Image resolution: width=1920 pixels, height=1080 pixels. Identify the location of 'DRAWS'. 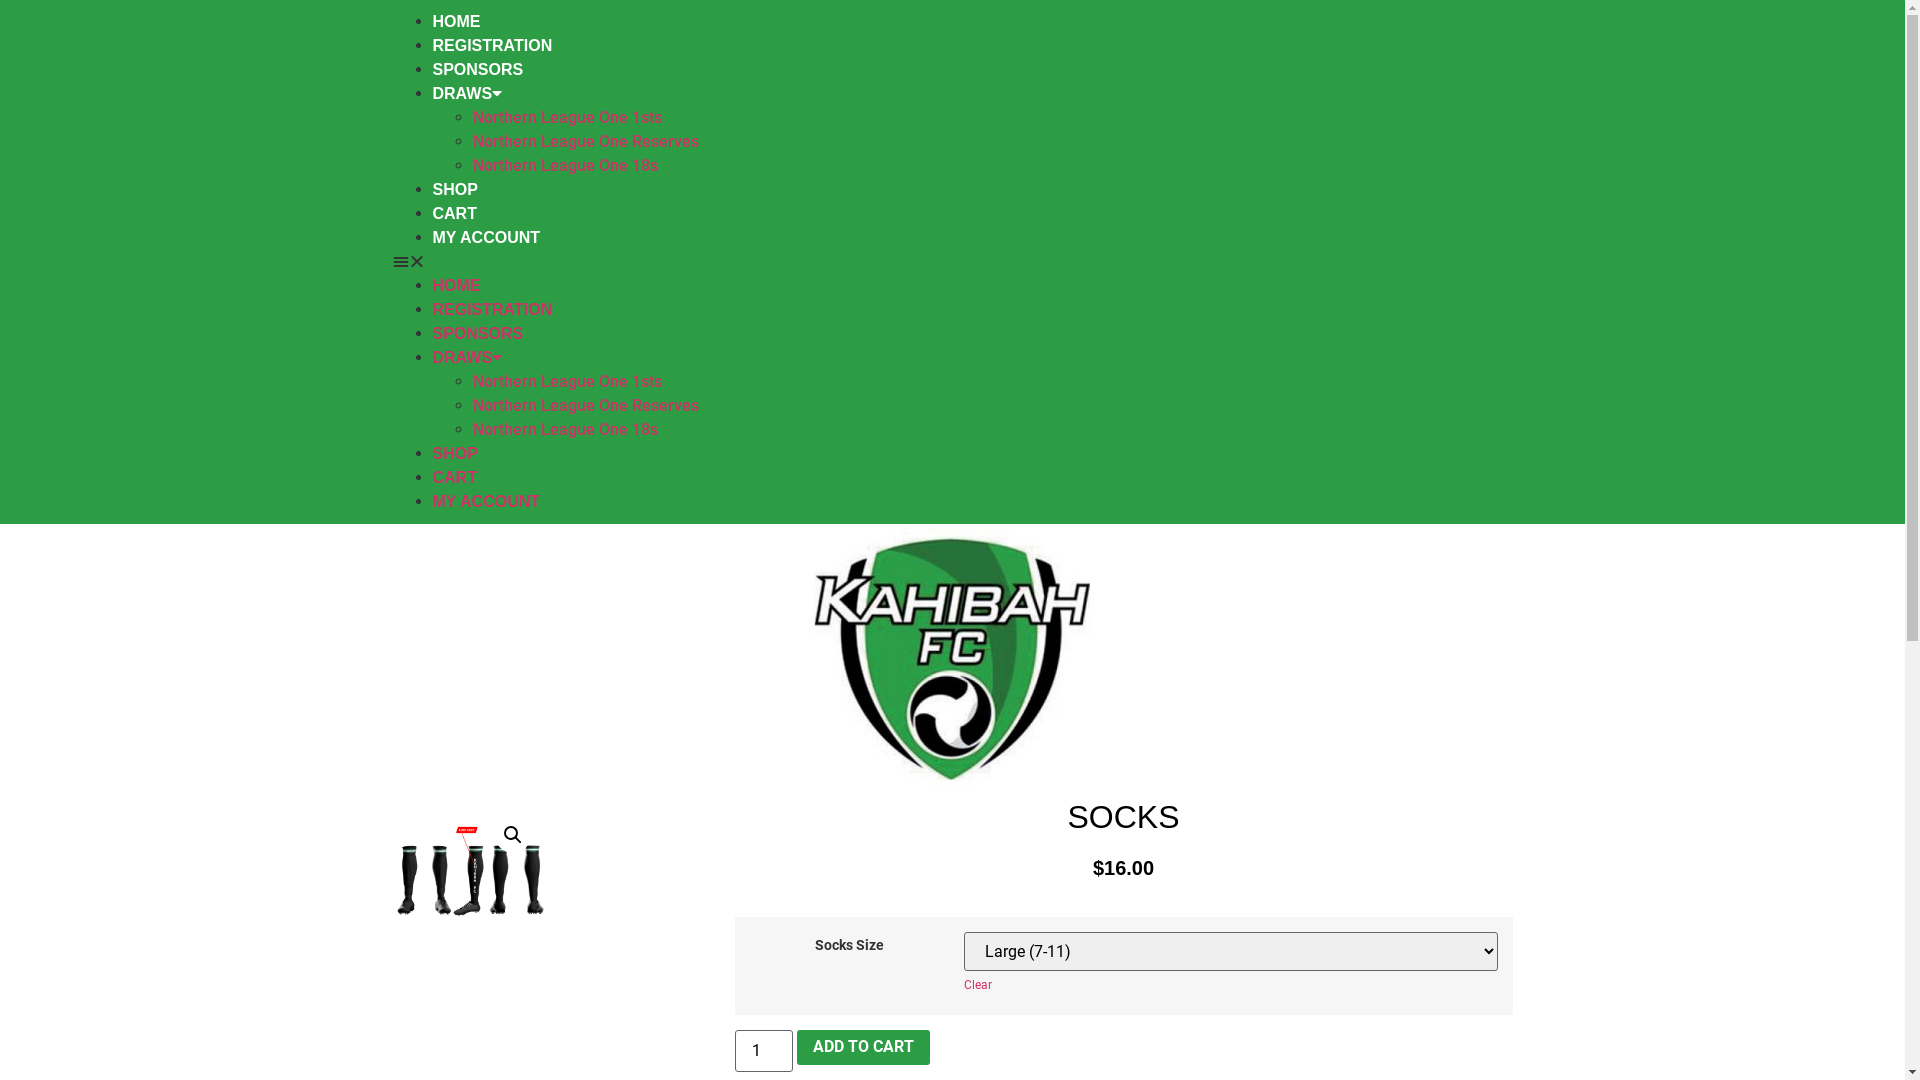
(465, 356).